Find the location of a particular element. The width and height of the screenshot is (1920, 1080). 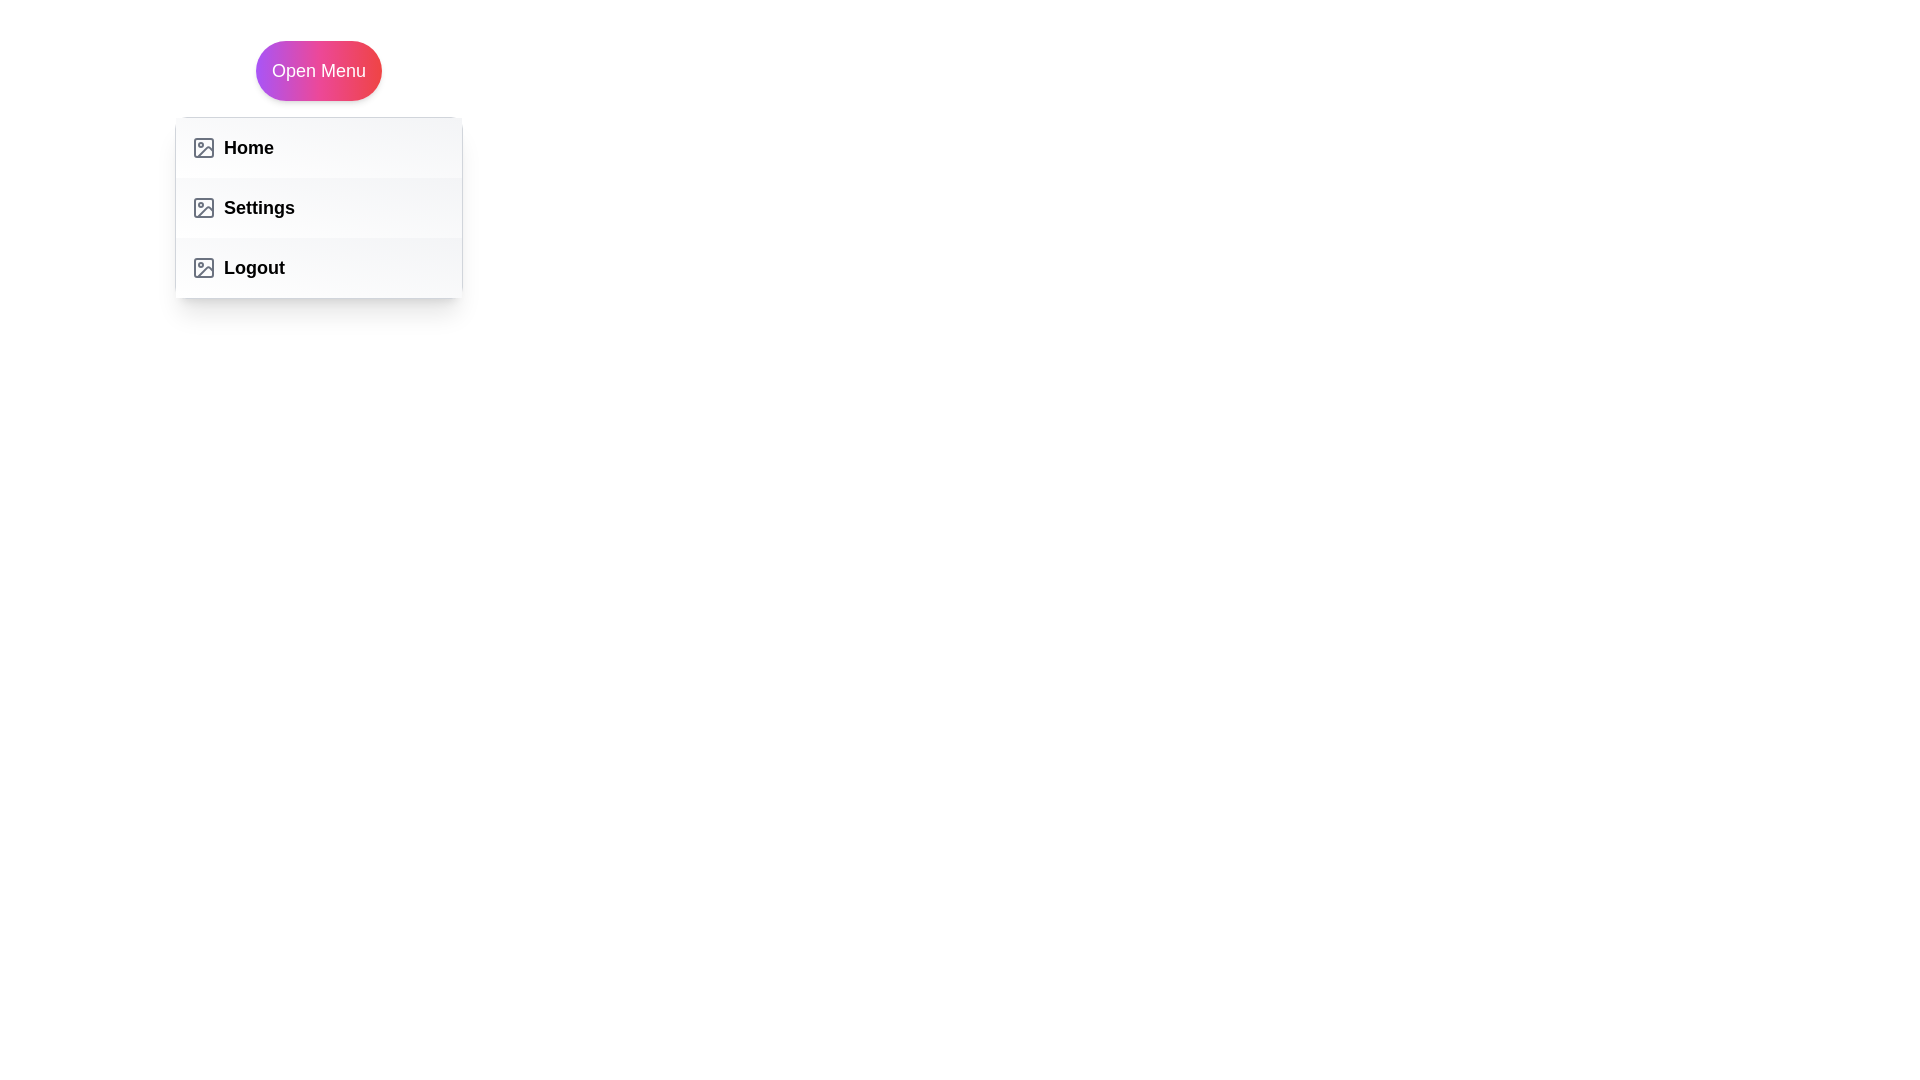

the 'Open Menu' button to toggle the visibility of the menu is located at coordinates (317, 69).